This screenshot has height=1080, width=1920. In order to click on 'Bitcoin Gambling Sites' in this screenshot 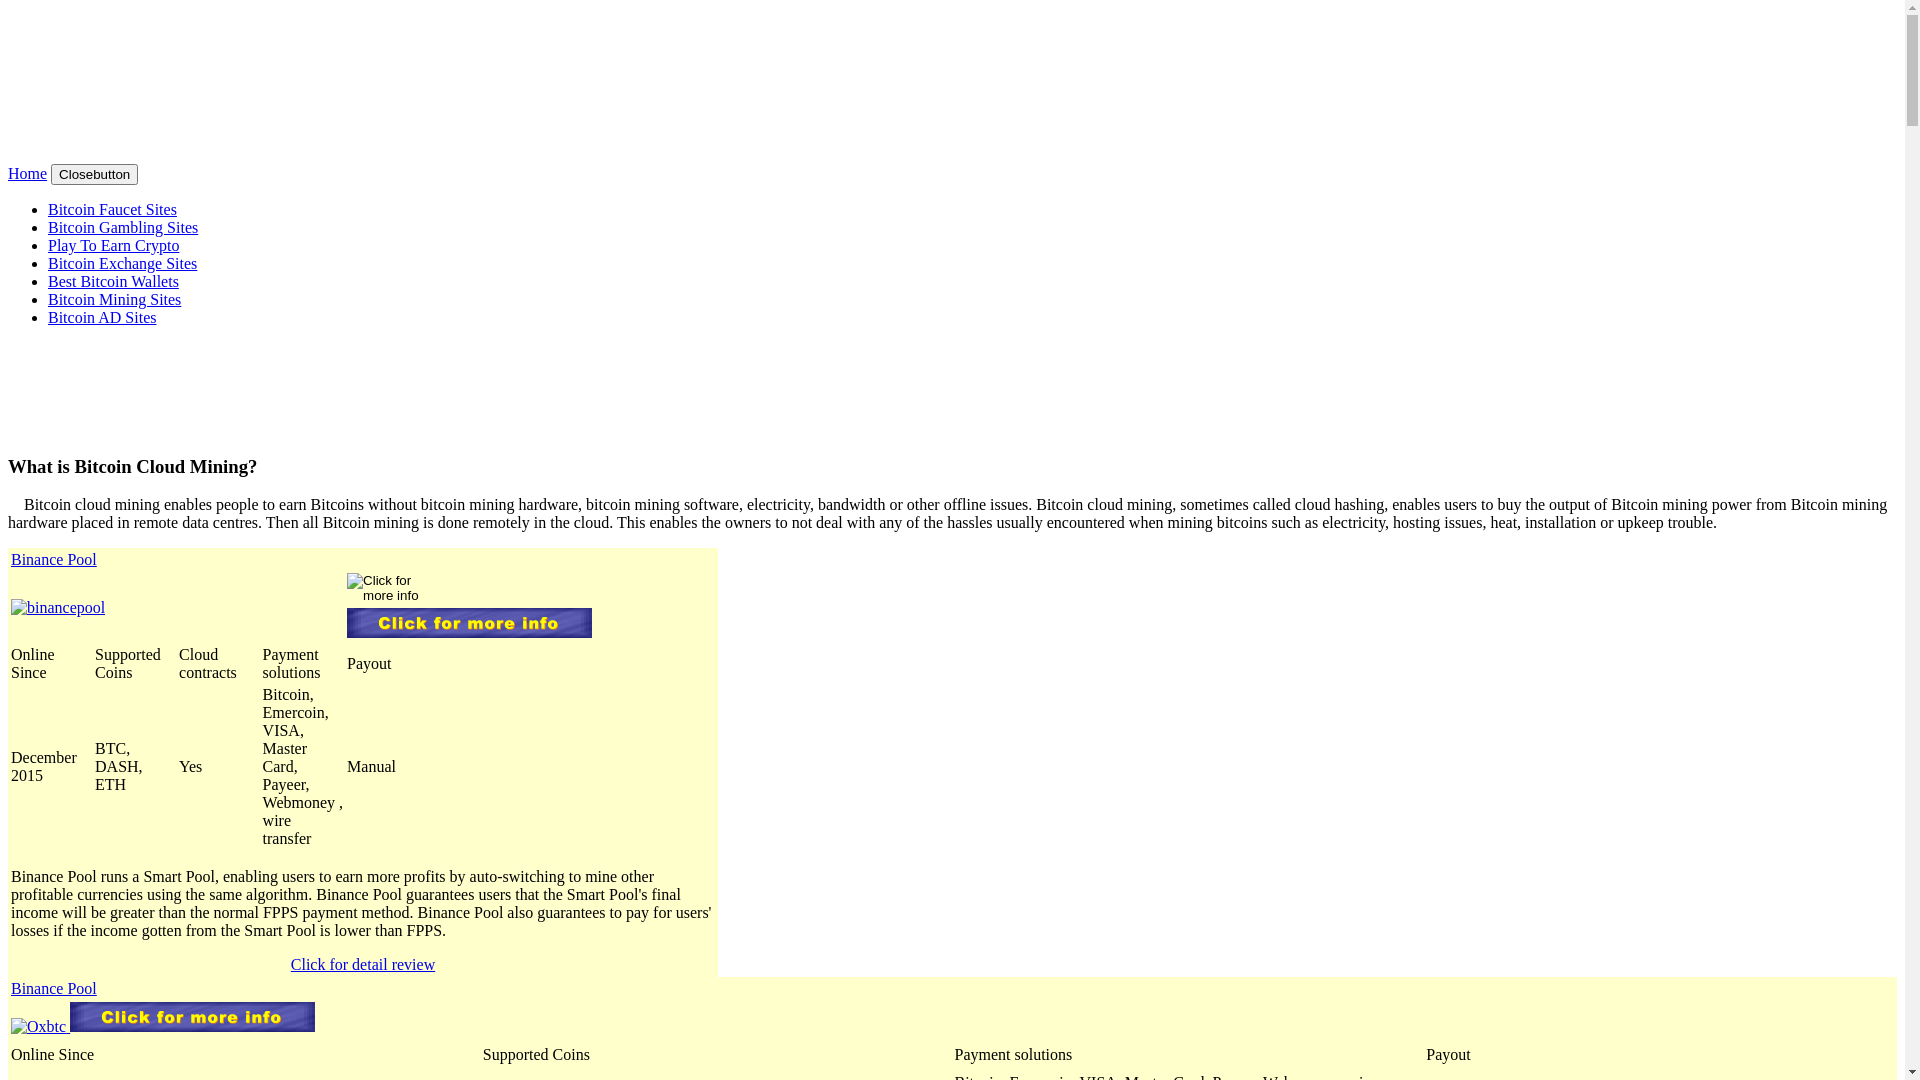, I will do `click(122, 226)`.